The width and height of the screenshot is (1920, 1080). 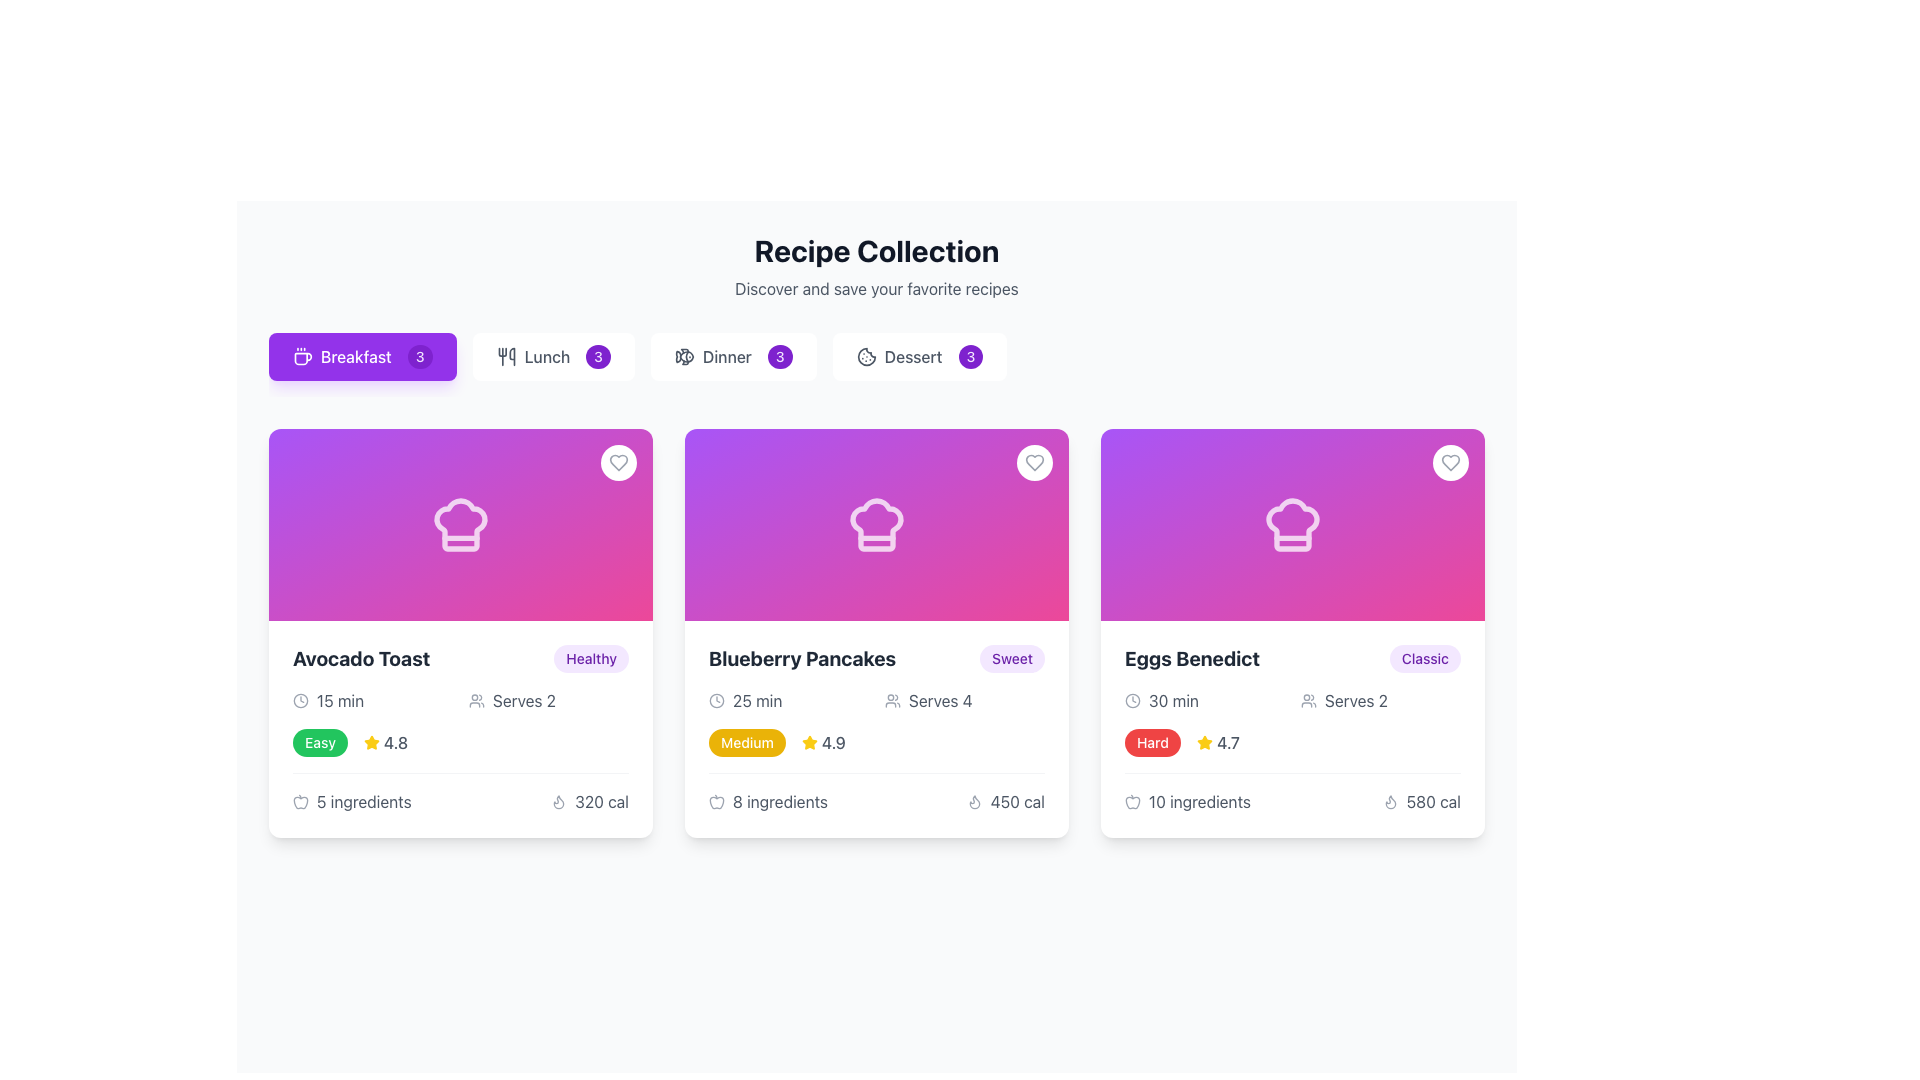 I want to click on the decorative icon representing the recipe on the 'Blueberry Pancakes' card, which is the middle card in the collection, so click(x=877, y=523).